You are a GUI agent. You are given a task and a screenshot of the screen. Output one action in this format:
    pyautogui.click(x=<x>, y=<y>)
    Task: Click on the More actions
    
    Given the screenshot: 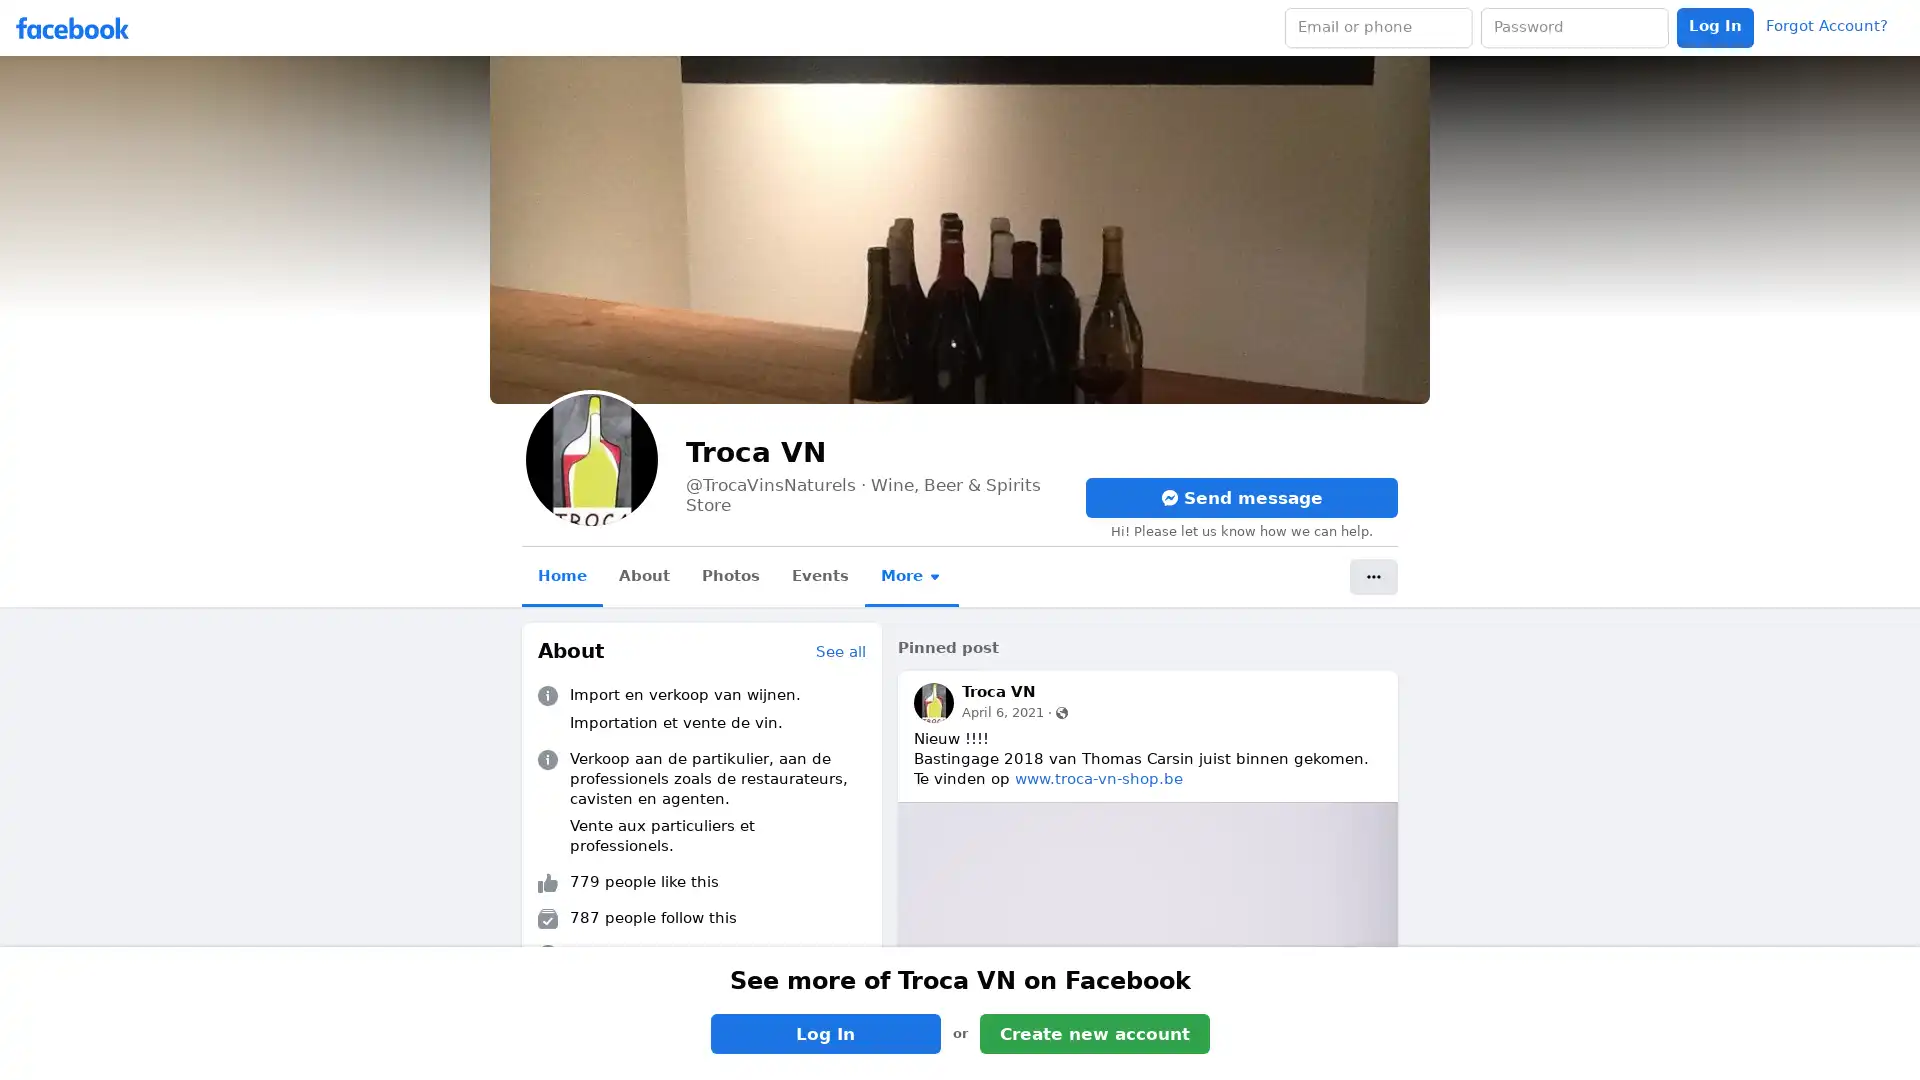 What is the action you would take?
    pyautogui.click(x=1372, y=577)
    